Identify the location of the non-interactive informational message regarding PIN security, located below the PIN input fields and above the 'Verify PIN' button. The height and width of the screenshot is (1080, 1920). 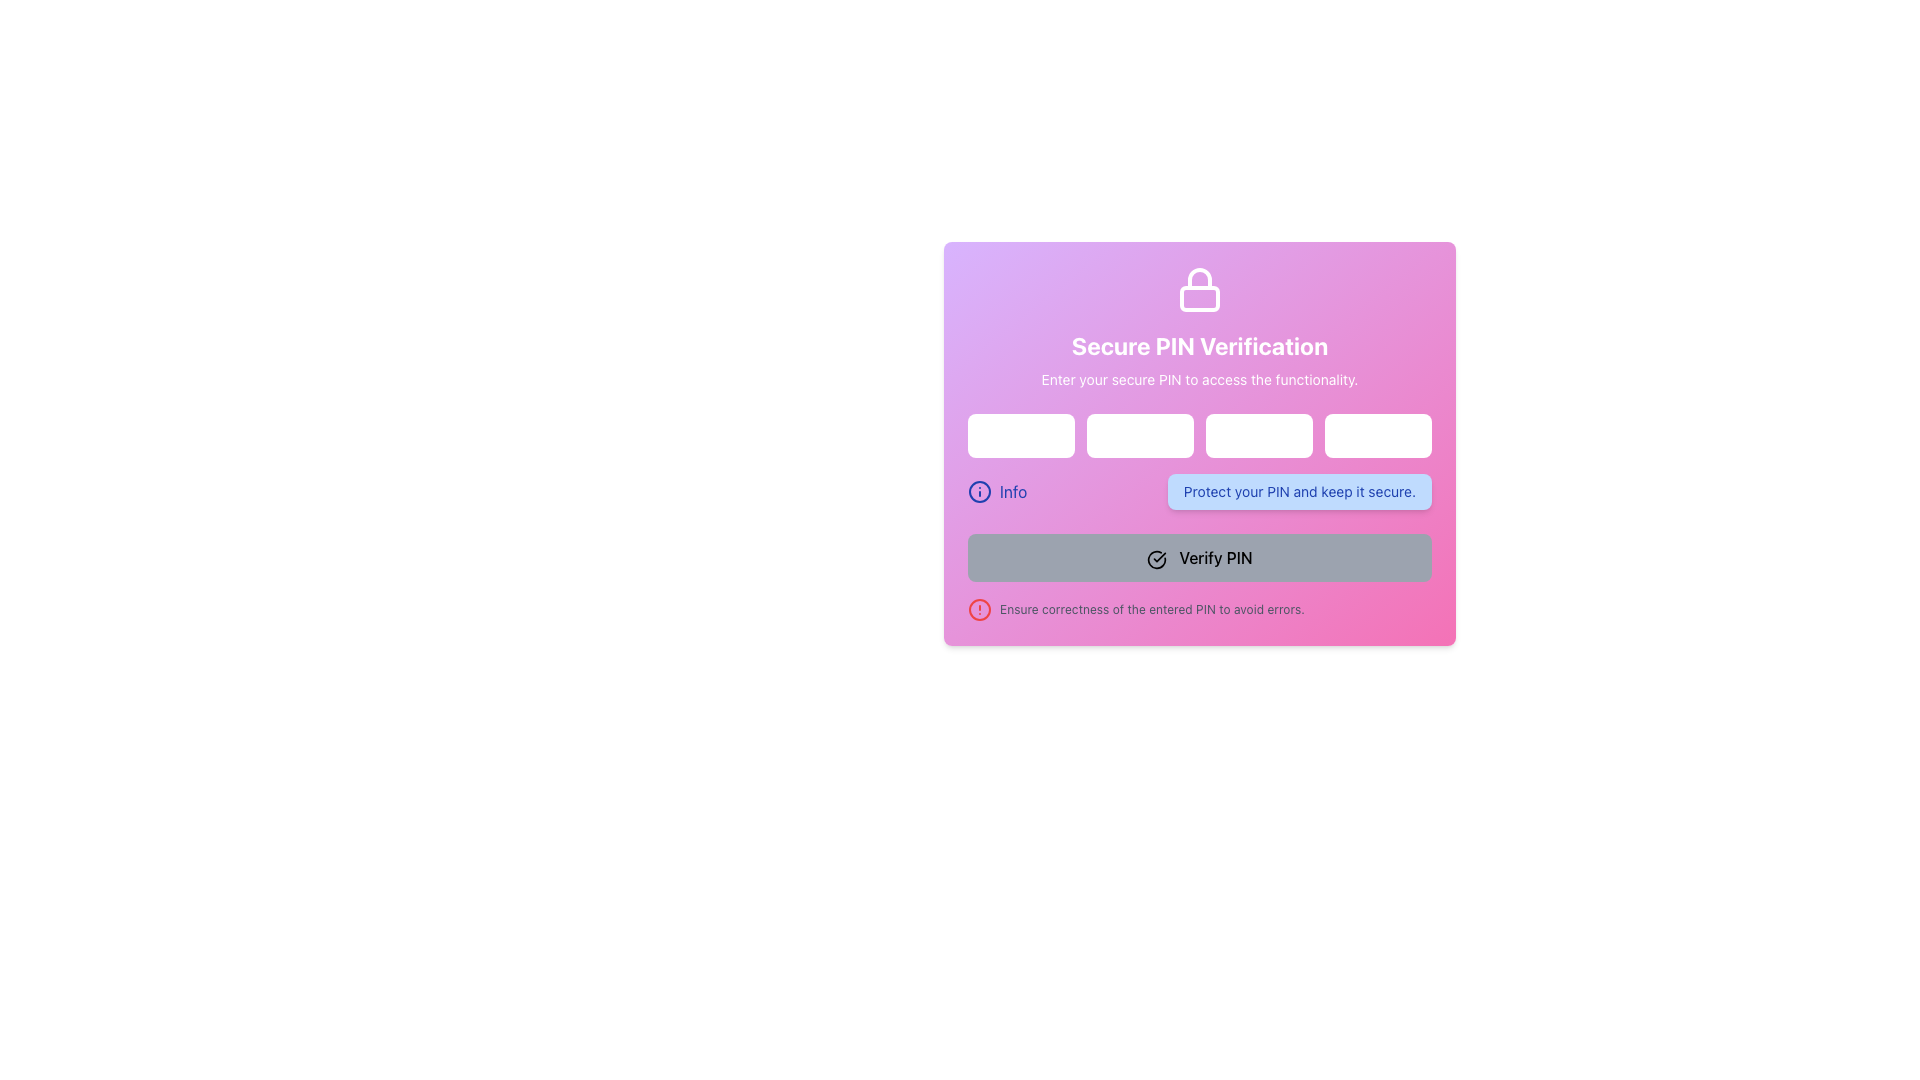
(1300, 492).